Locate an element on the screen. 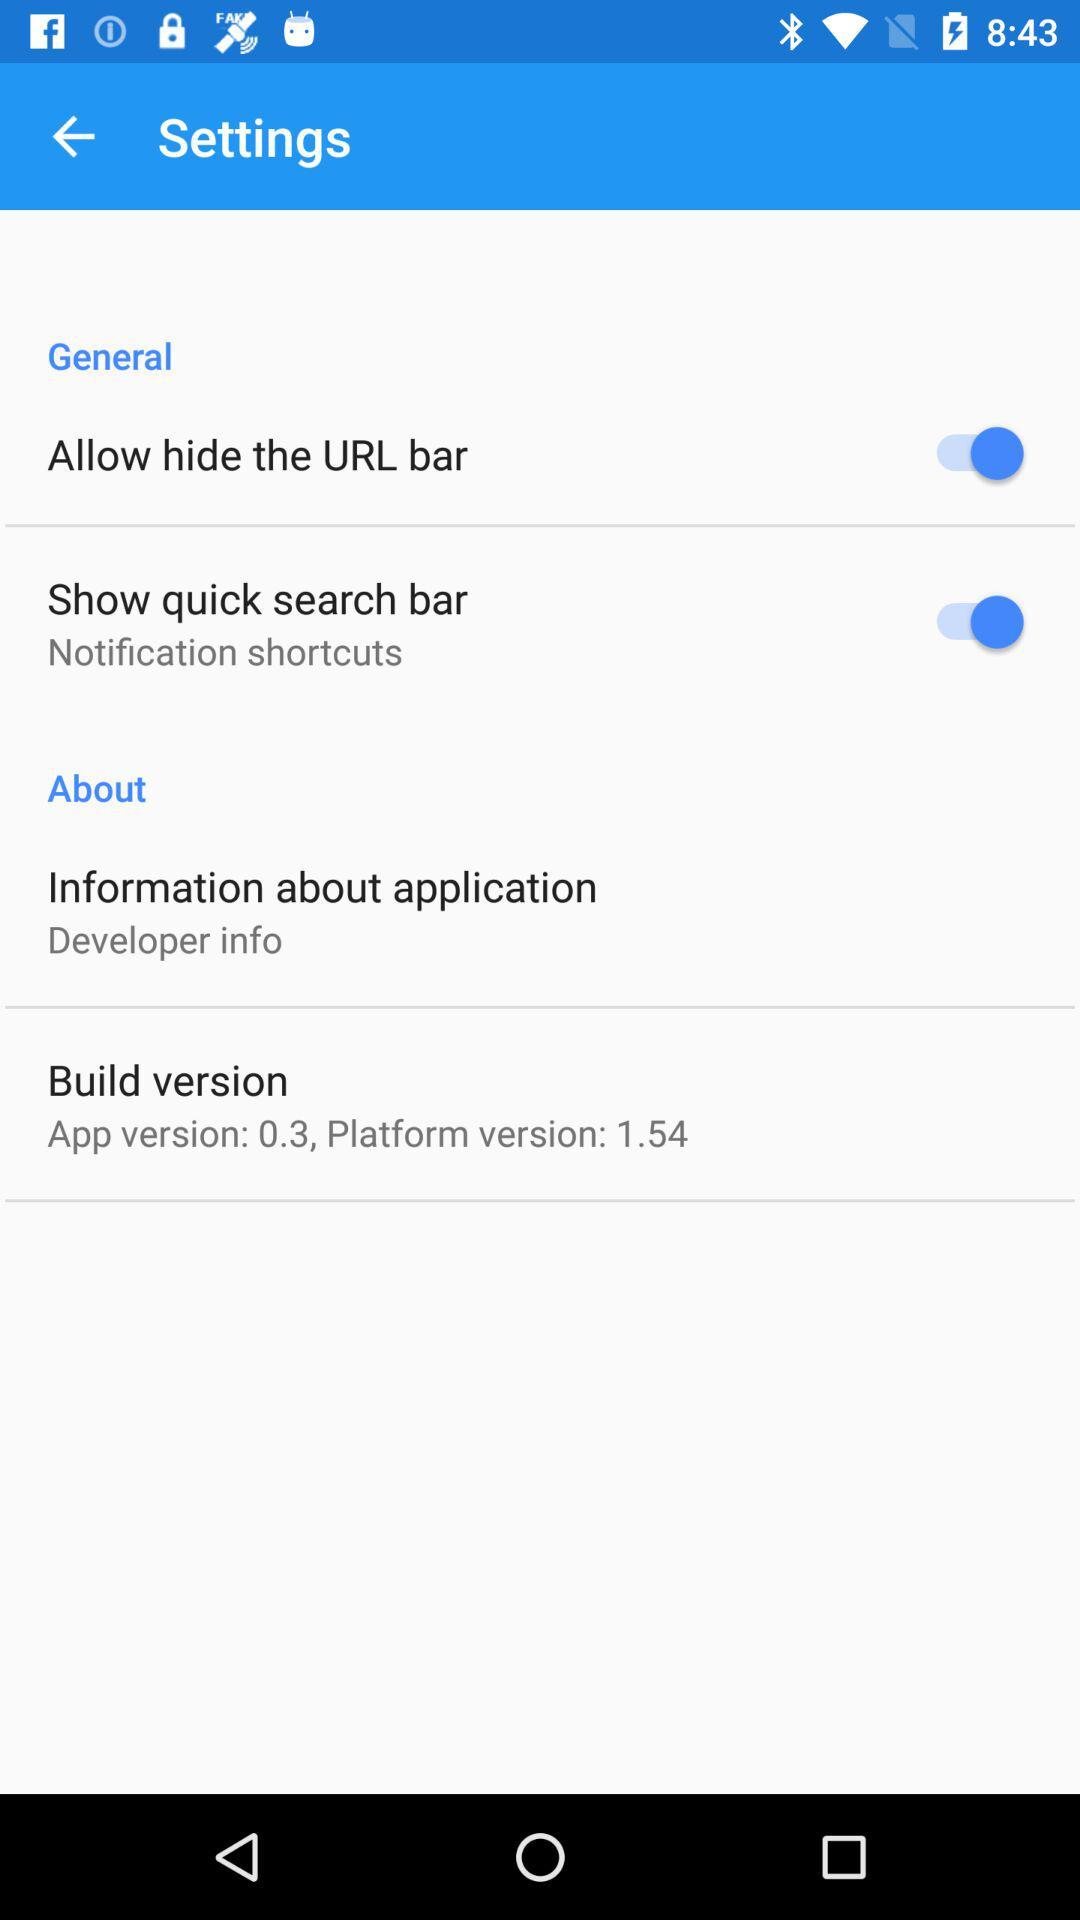 The image size is (1080, 1920). icon below the developer info item is located at coordinates (167, 1078).